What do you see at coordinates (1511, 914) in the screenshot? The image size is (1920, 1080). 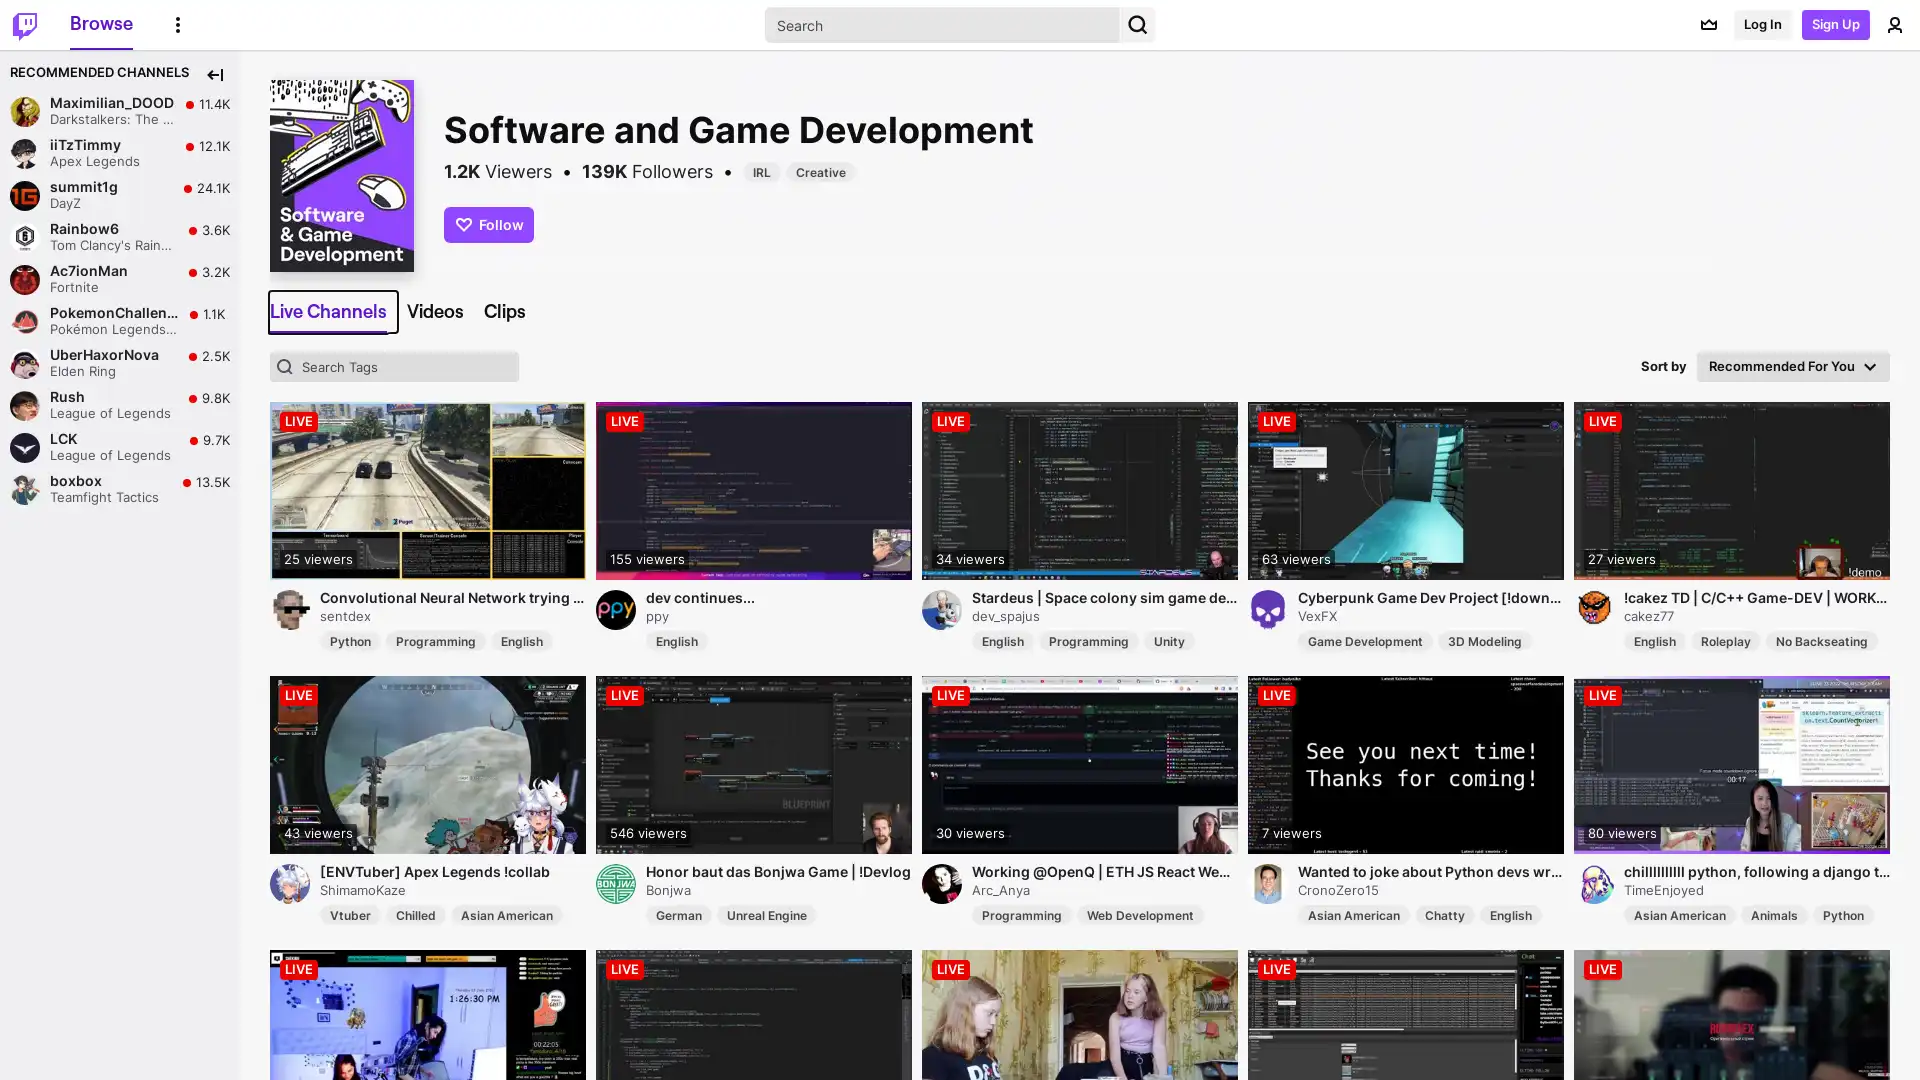 I see `English` at bounding box center [1511, 914].